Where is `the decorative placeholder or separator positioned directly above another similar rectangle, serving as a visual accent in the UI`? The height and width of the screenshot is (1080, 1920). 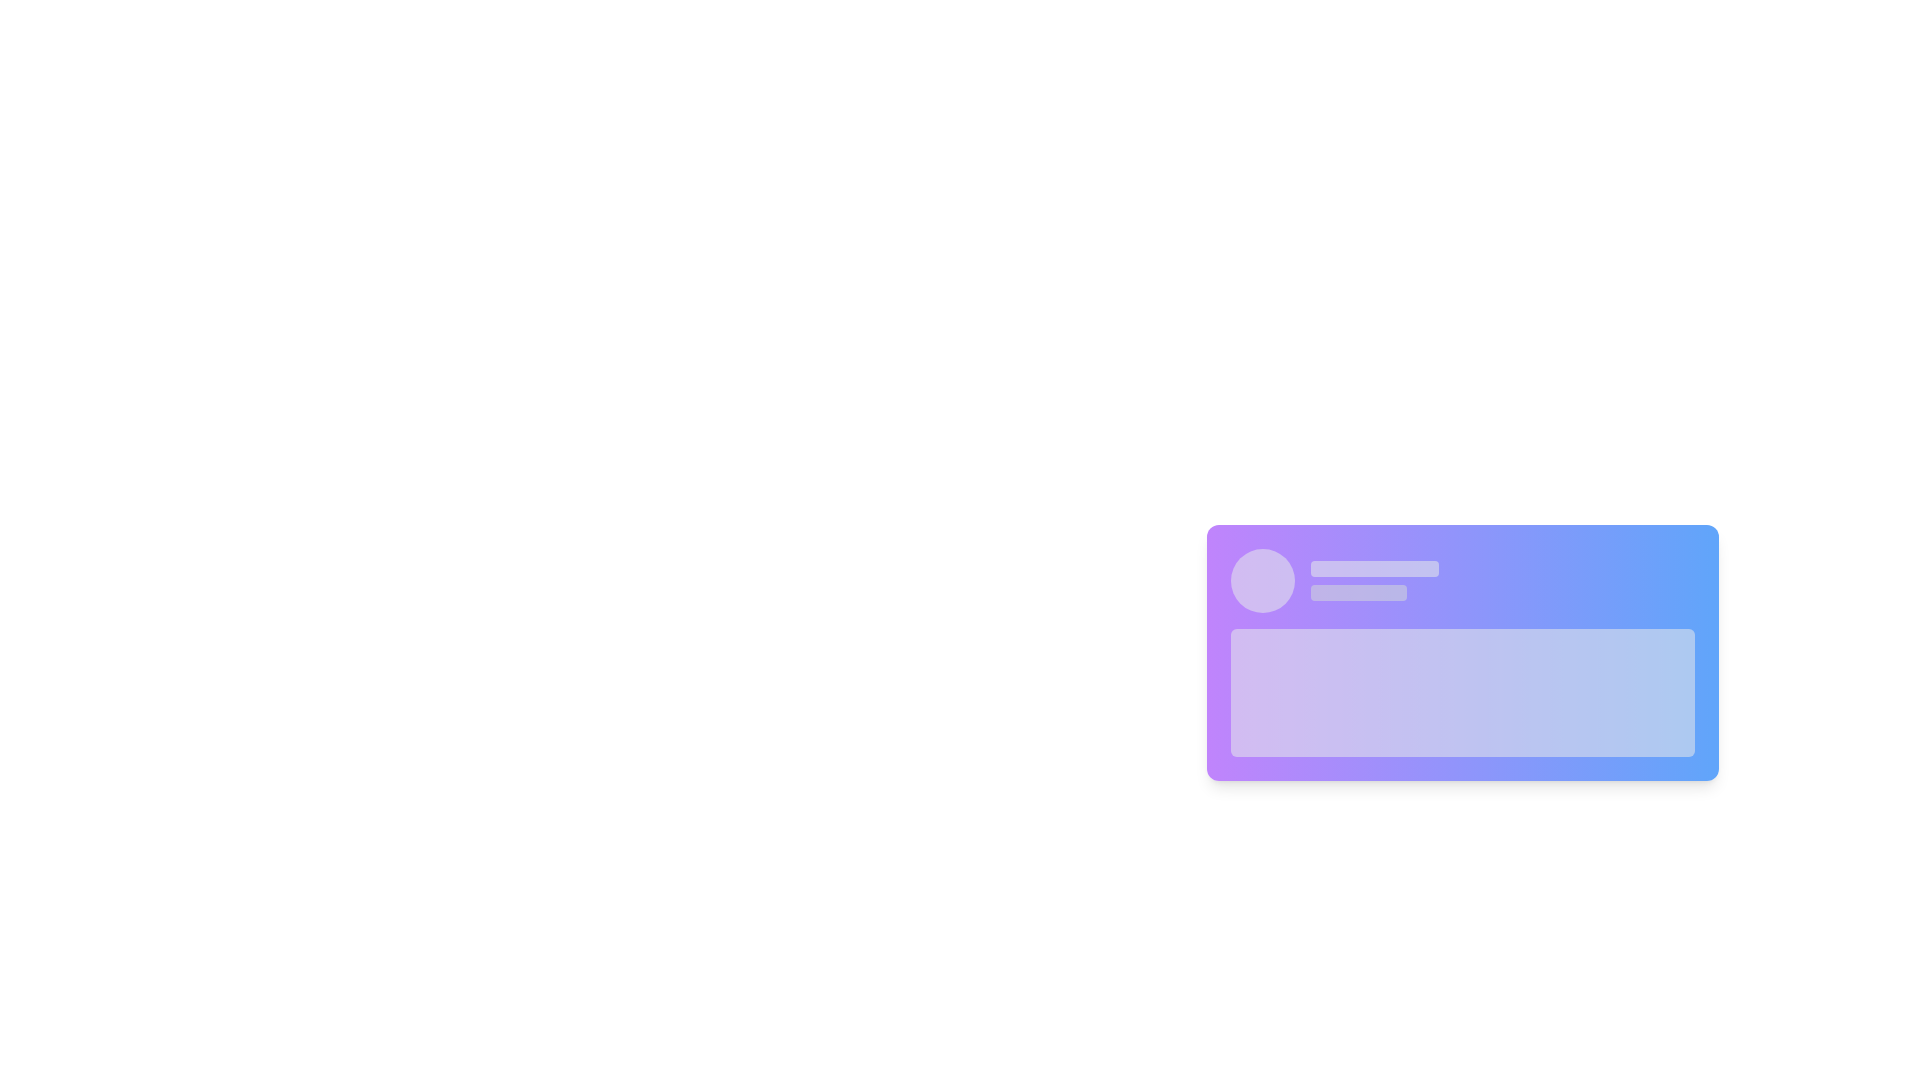 the decorative placeholder or separator positioned directly above another similar rectangle, serving as a visual accent in the UI is located at coordinates (1373, 569).